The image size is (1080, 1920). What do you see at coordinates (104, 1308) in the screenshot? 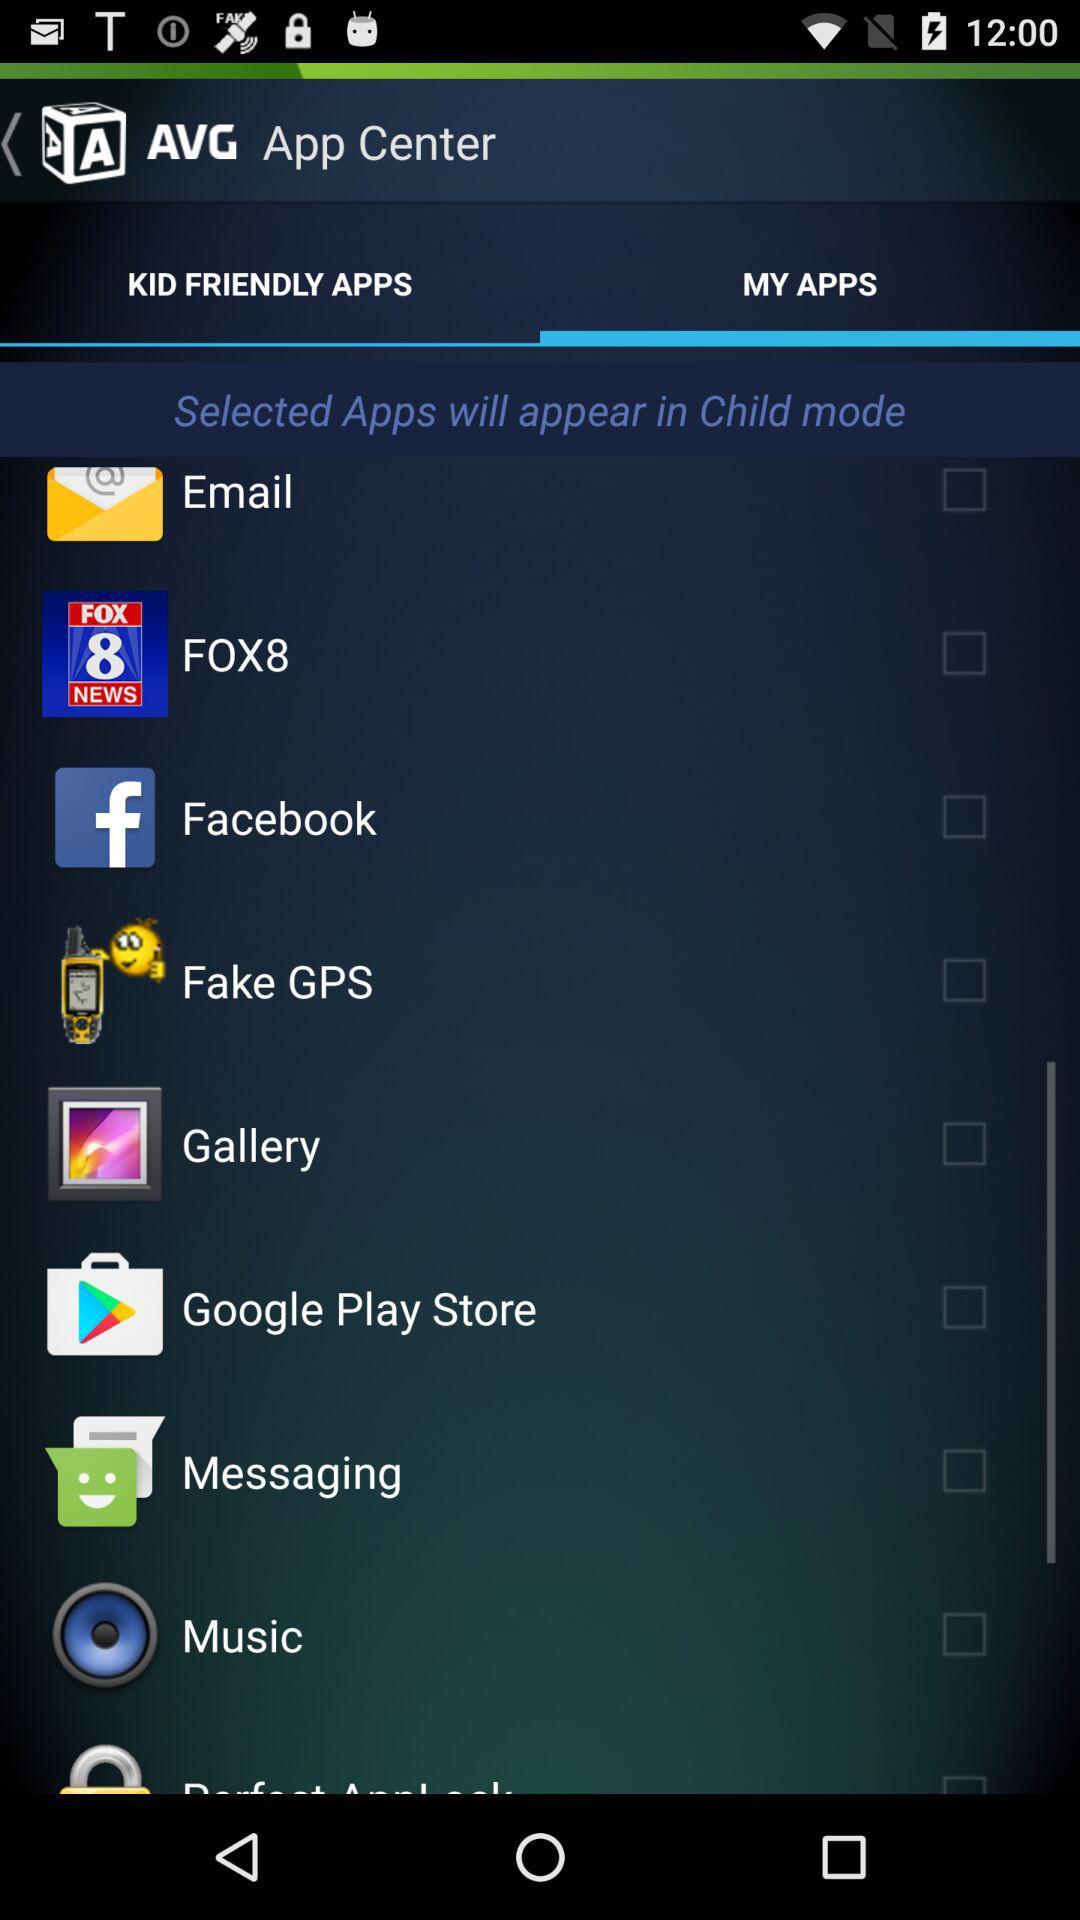
I see `shop at google play store` at bounding box center [104, 1308].